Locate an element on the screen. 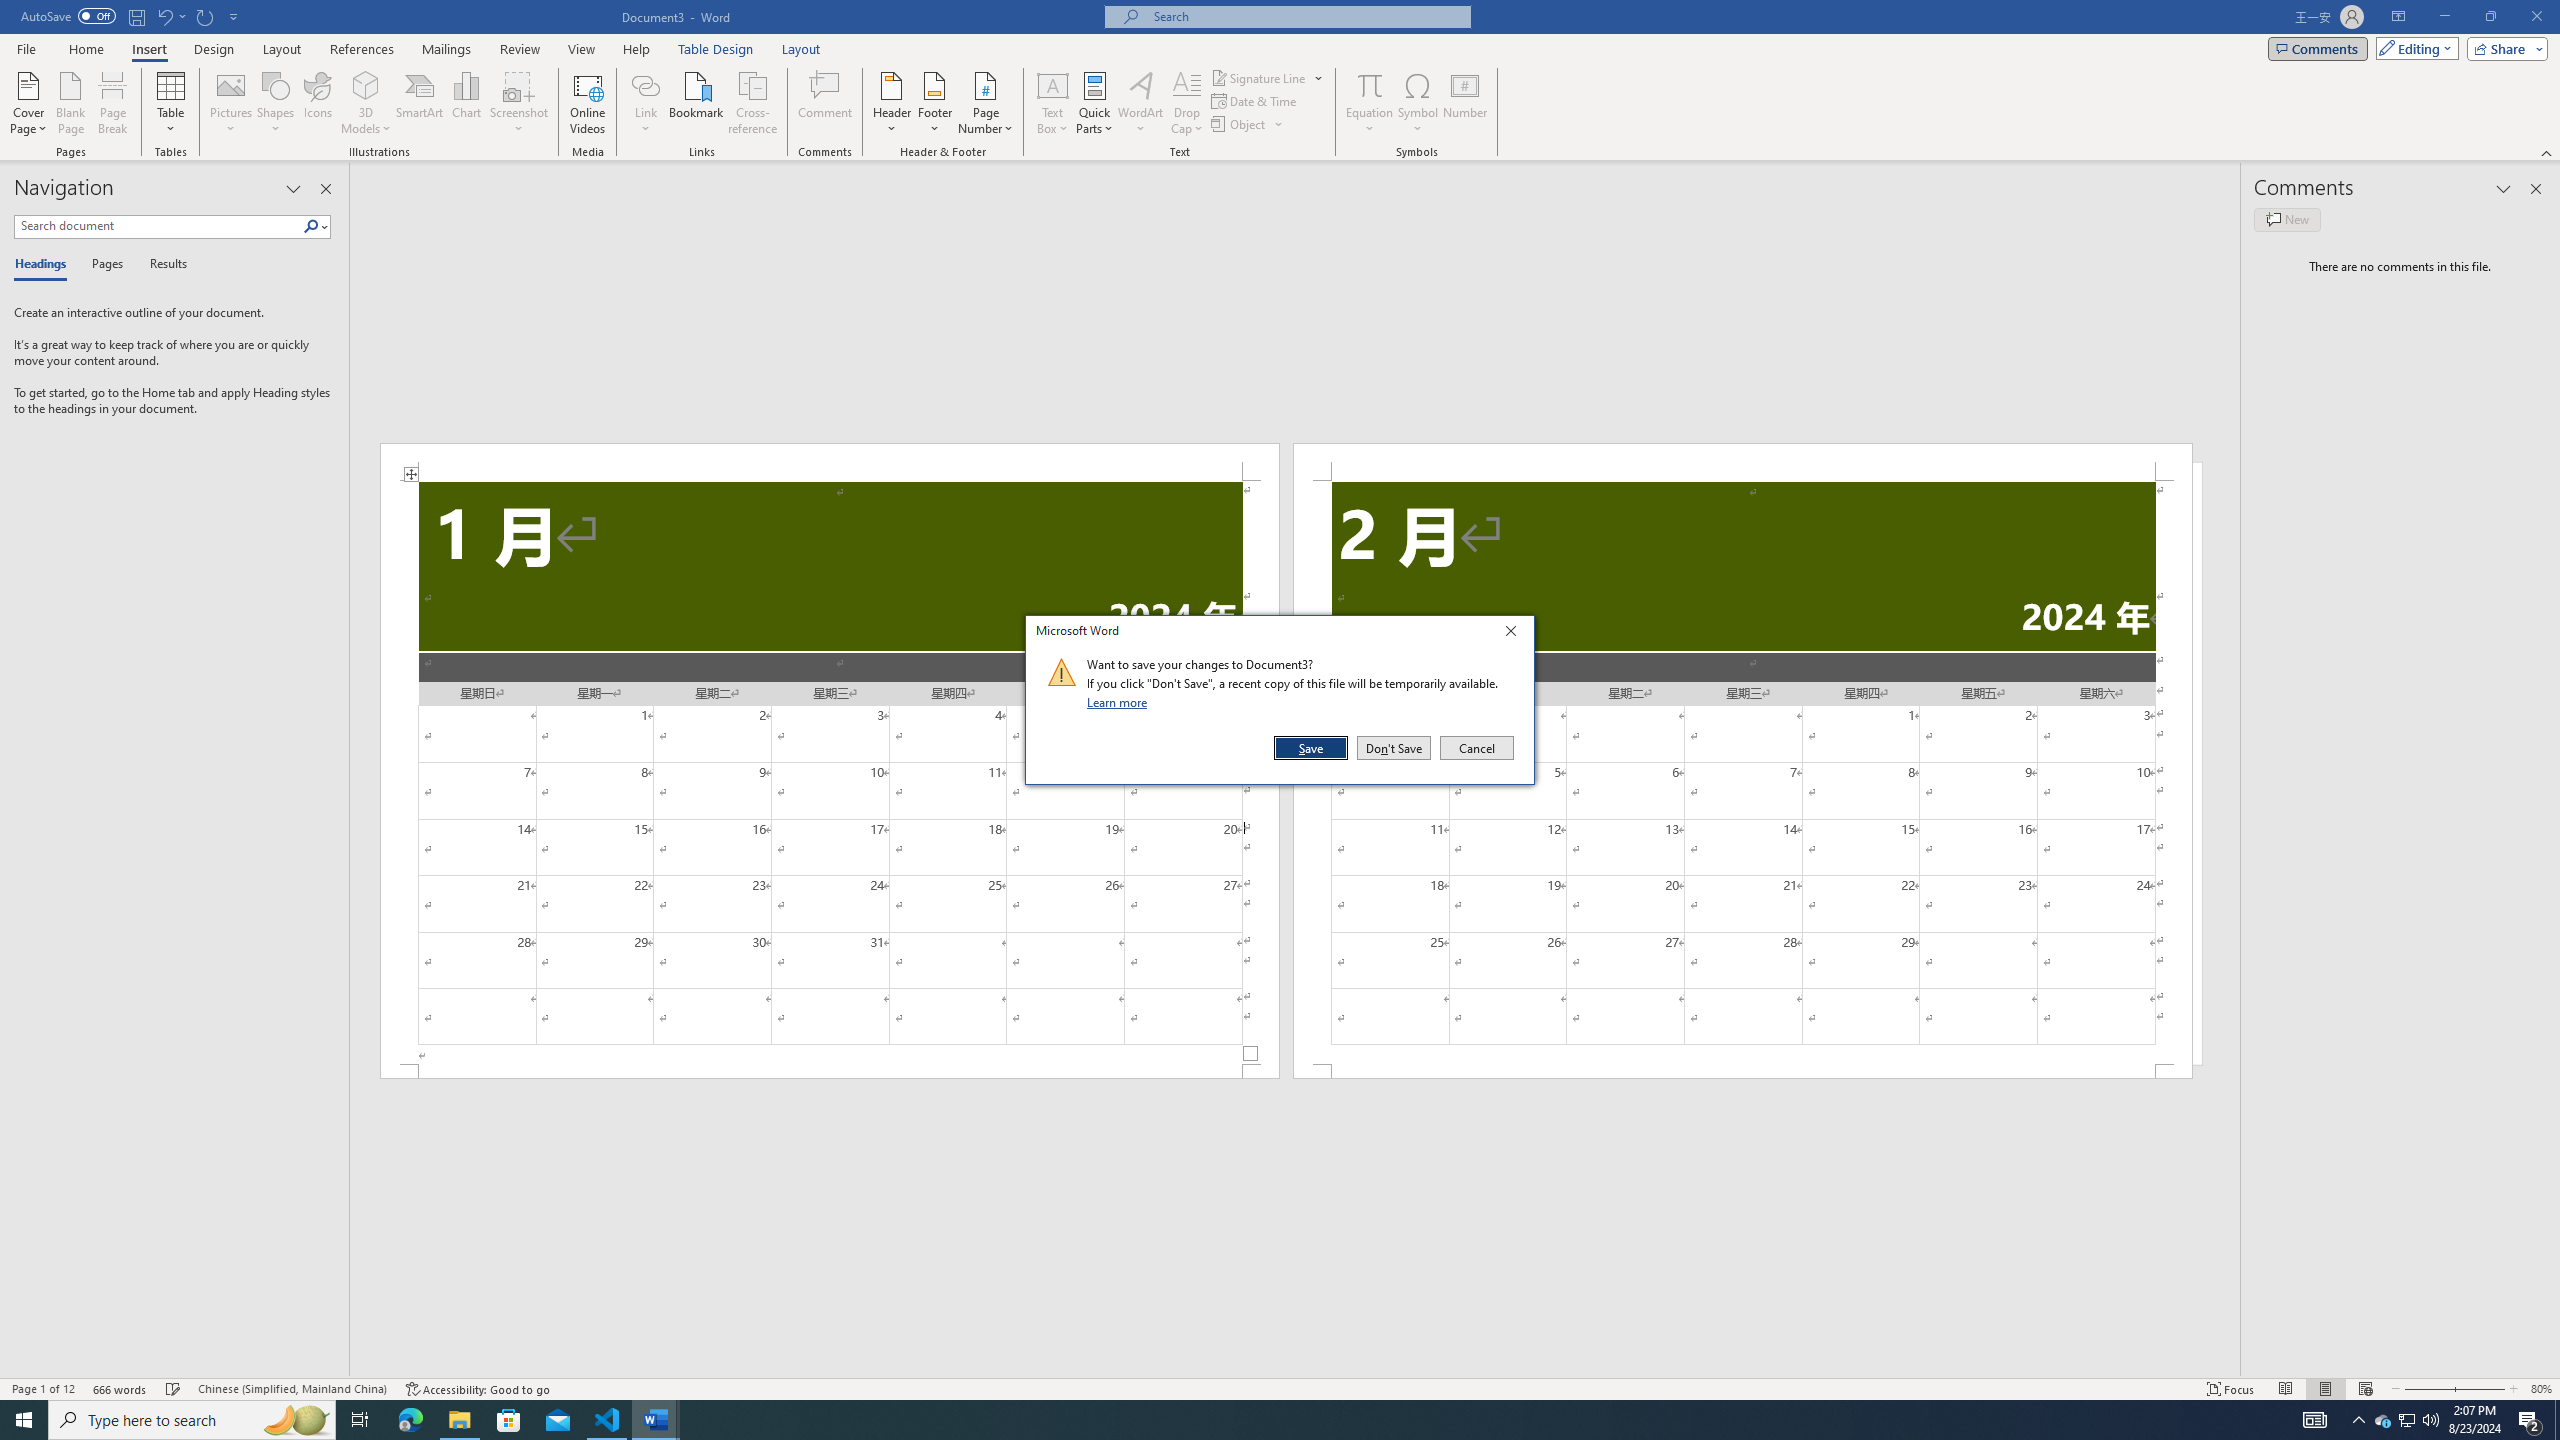 Image resolution: width=2560 pixels, height=1440 pixels. 'Cover Page' is located at coordinates (28, 103).